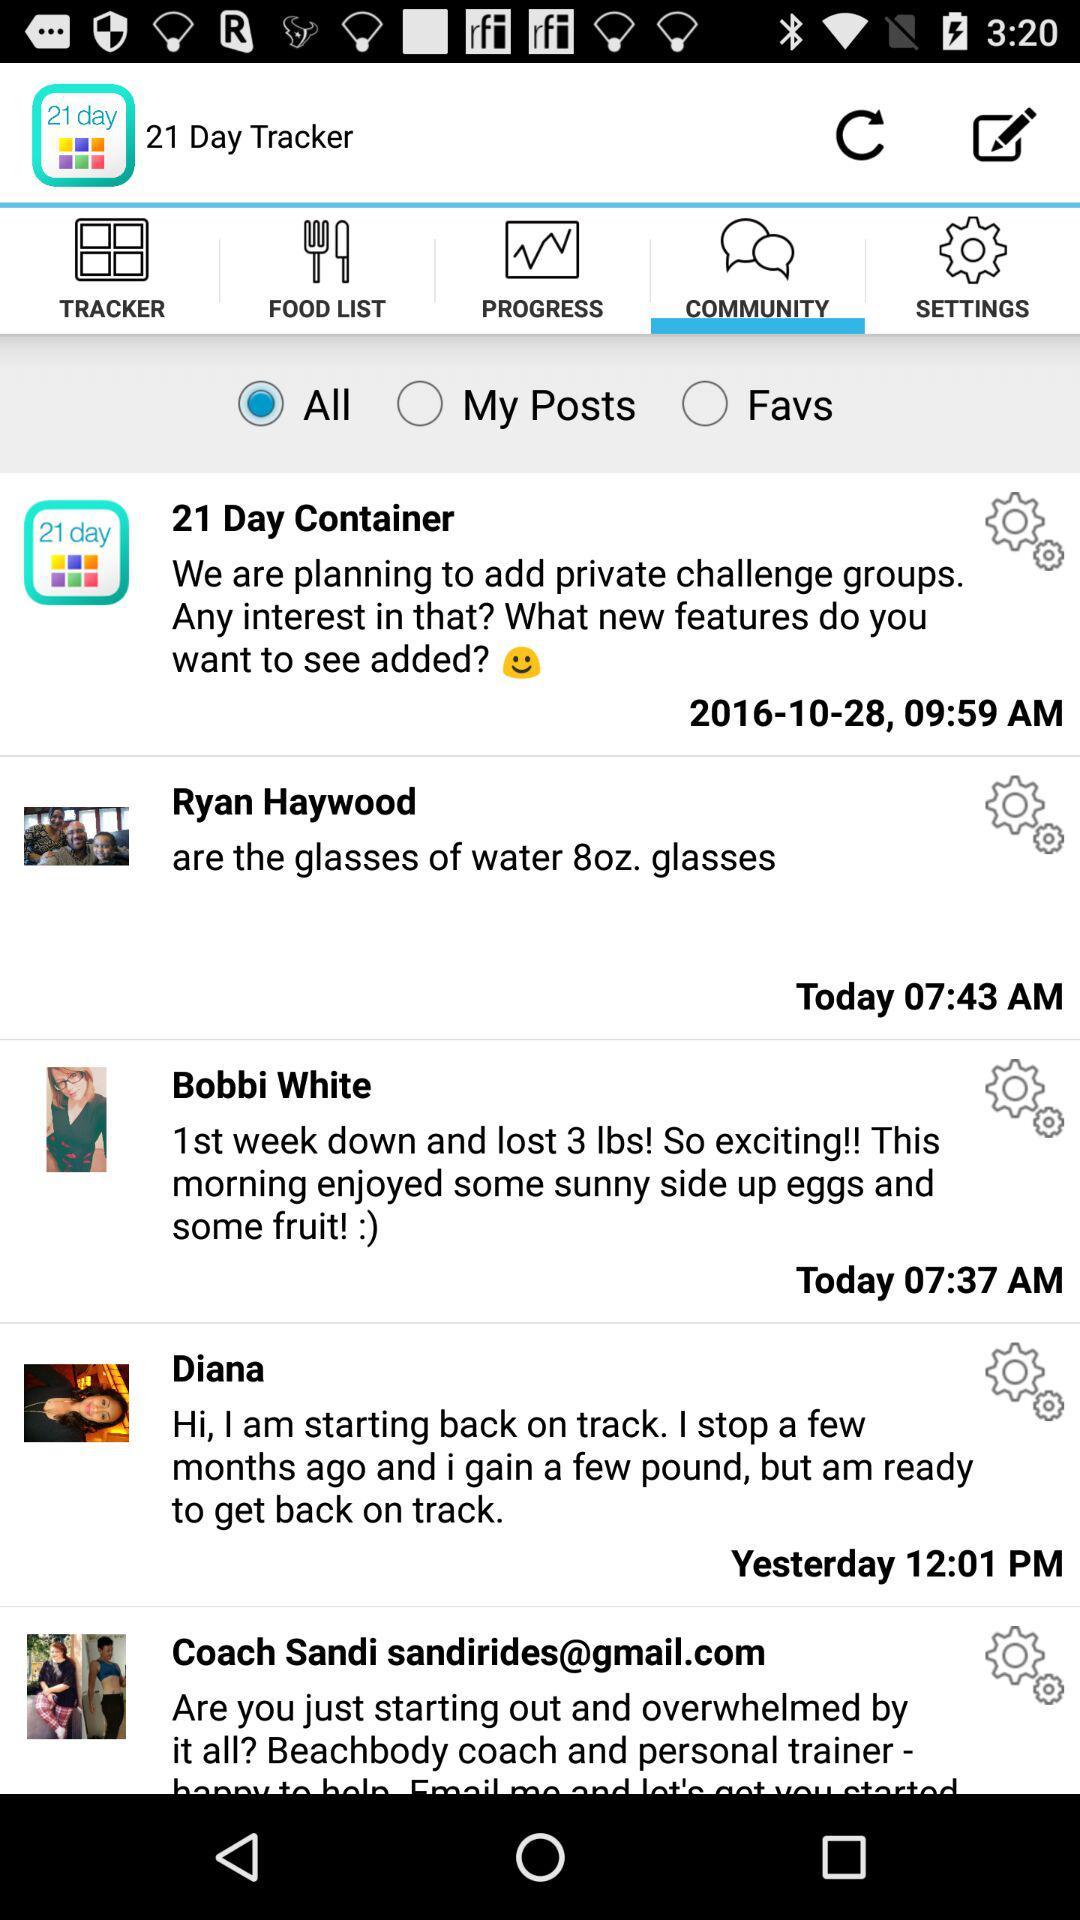 This screenshot has width=1080, height=1920. What do you see at coordinates (1024, 1097) in the screenshot?
I see `post settings` at bounding box center [1024, 1097].